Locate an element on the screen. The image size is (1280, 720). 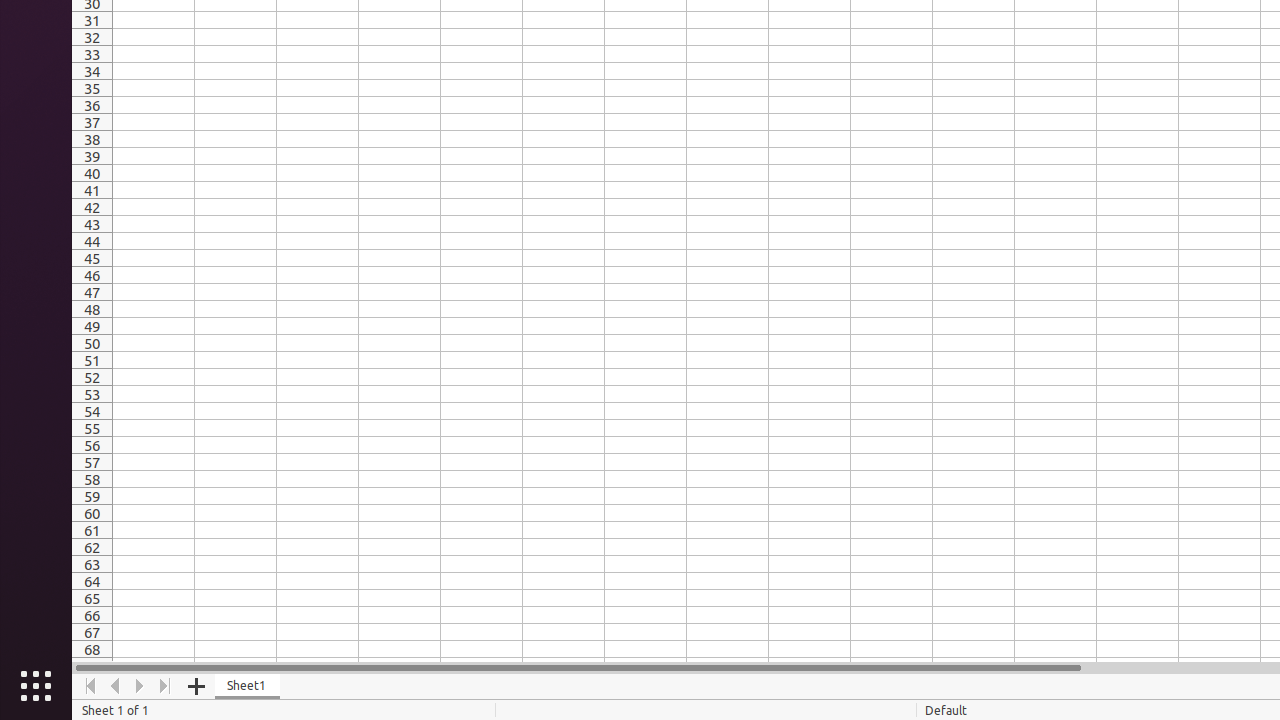
'Move Right' is located at coordinates (139, 685).